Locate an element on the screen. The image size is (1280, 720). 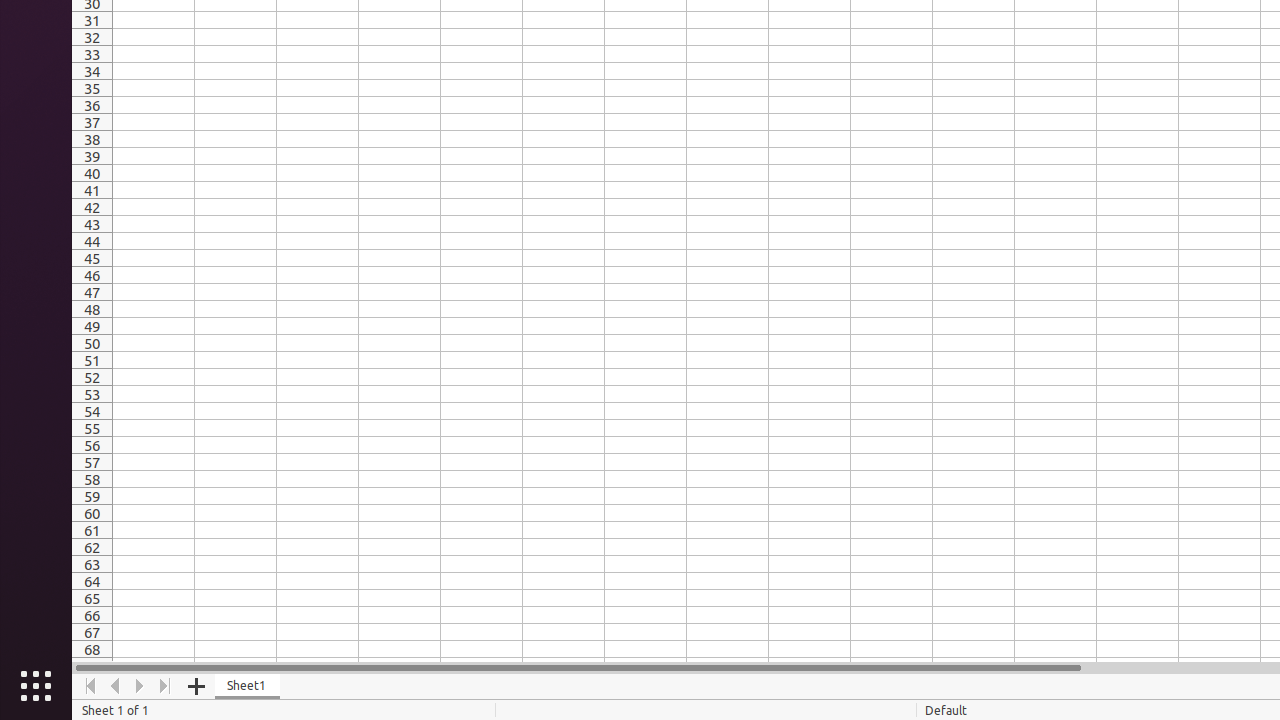
'Move Right' is located at coordinates (139, 685).